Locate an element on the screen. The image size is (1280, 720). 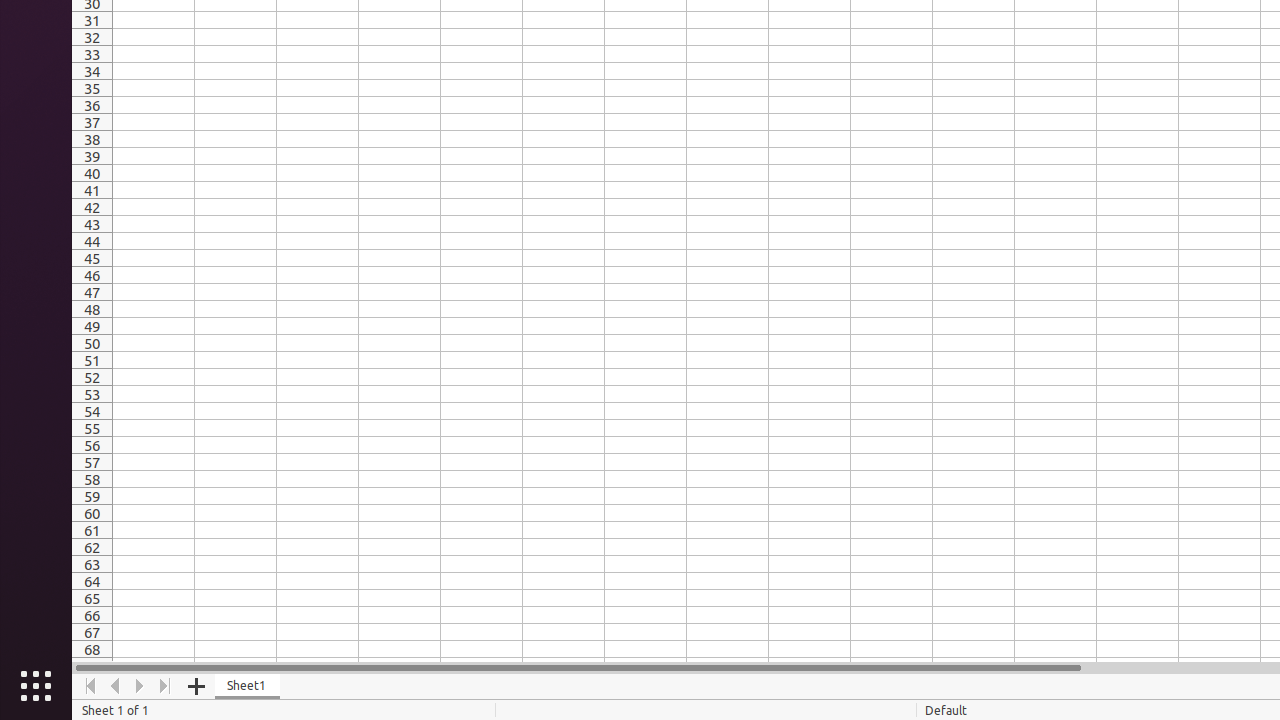
'Move Right' is located at coordinates (139, 685).